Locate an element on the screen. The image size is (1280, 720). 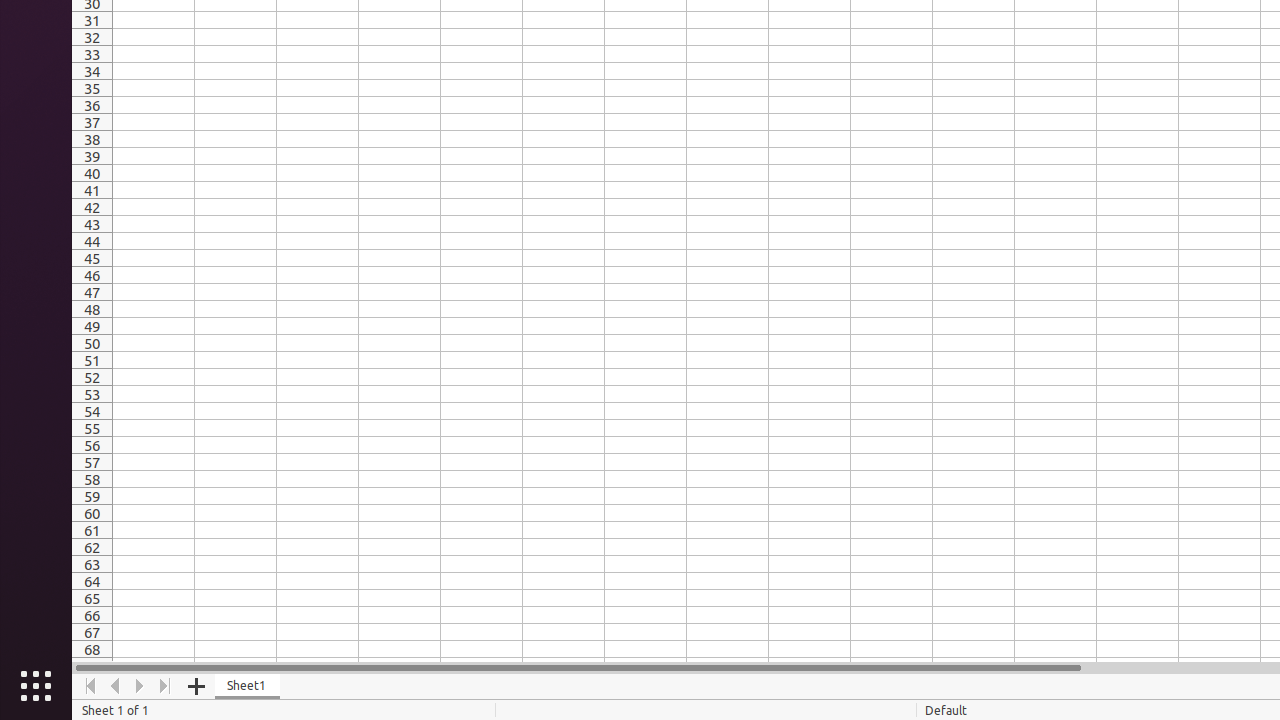
'Move Right' is located at coordinates (139, 685).